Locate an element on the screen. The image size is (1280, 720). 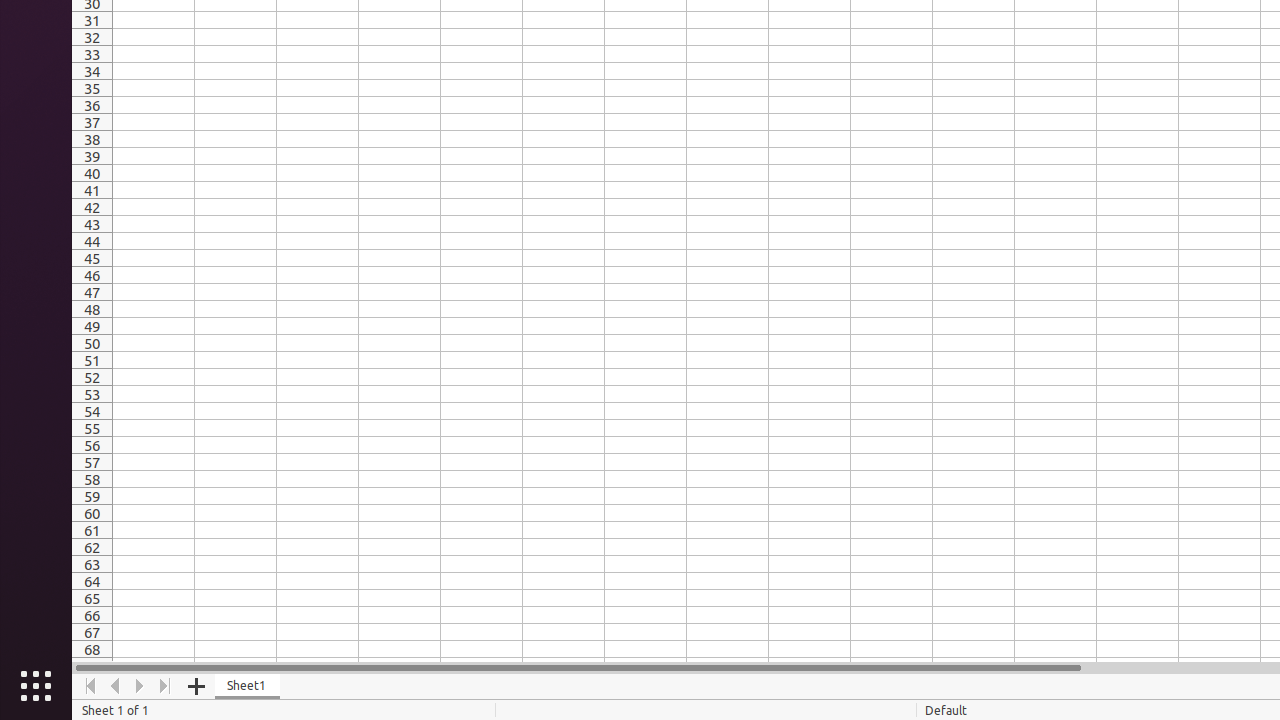
'Move Right' is located at coordinates (139, 685).